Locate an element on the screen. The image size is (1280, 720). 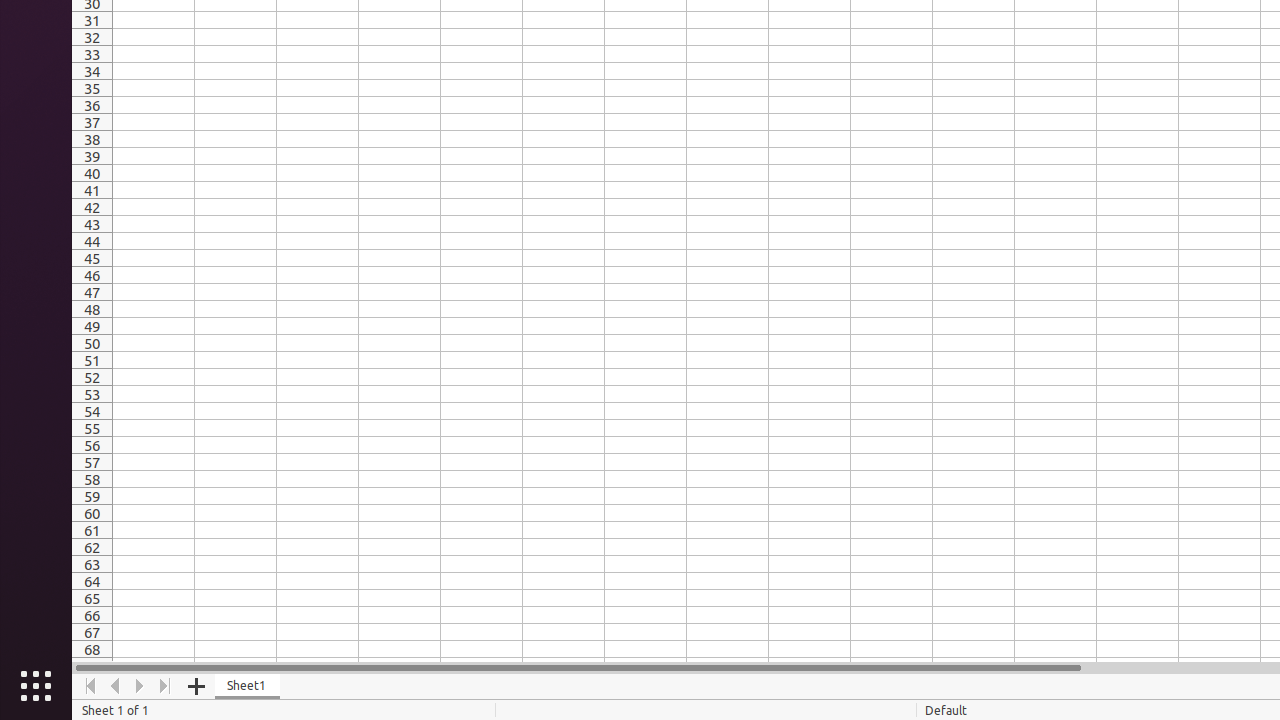
'Move Right' is located at coordinates (139, 685).